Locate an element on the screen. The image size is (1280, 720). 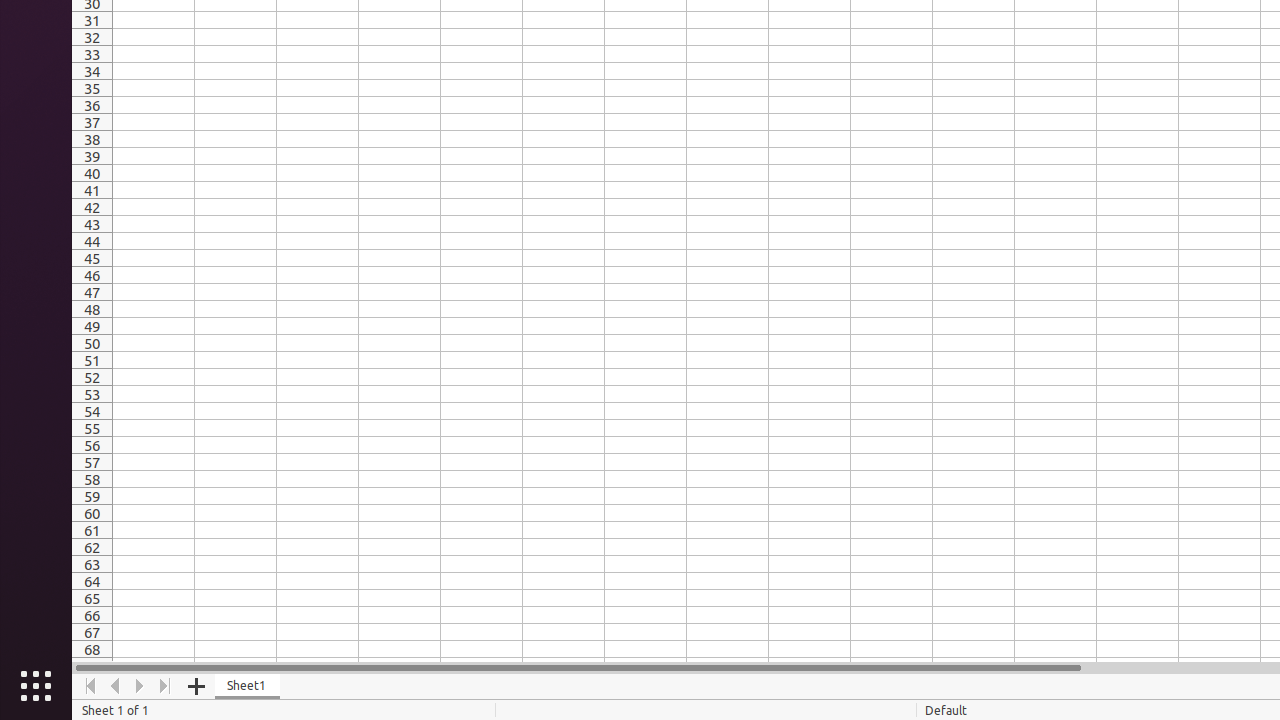
'Move Right' is located at coordinates (139, 685).